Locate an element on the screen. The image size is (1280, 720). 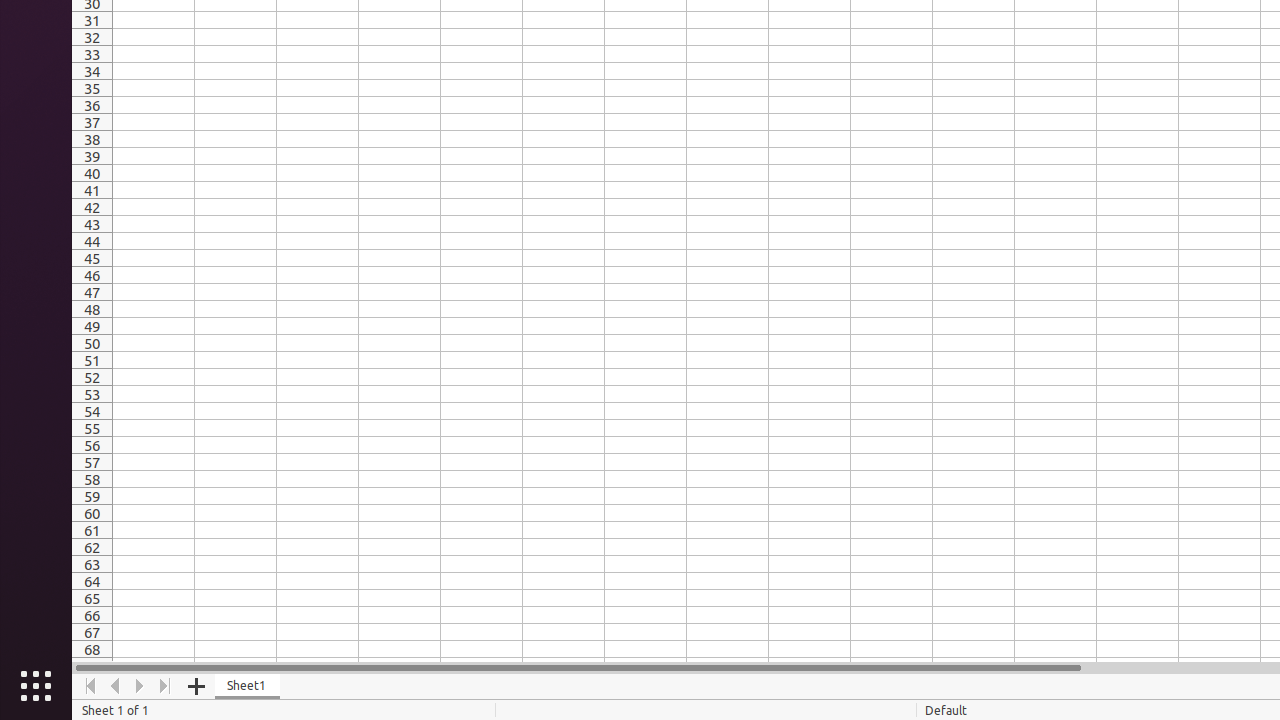
'Move Right' is located at coordinates (139, 685).